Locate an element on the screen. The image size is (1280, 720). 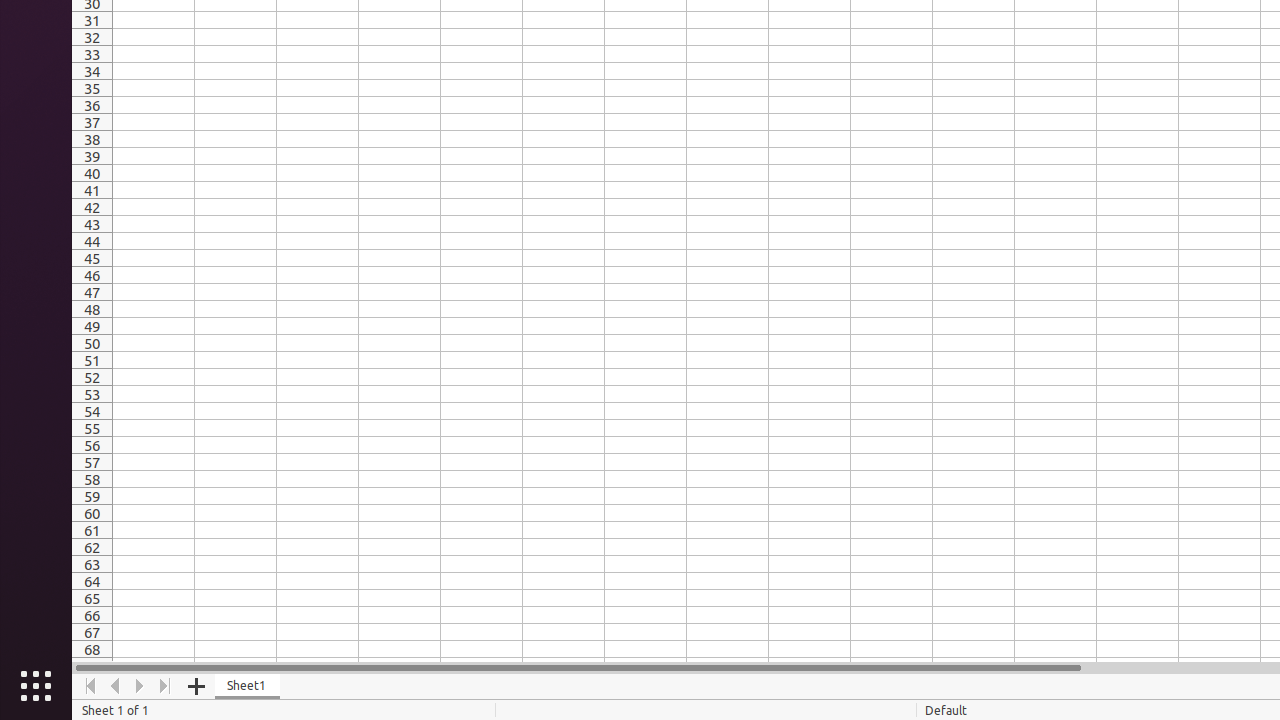
'Move Right' is located at coordinates (139, 685).